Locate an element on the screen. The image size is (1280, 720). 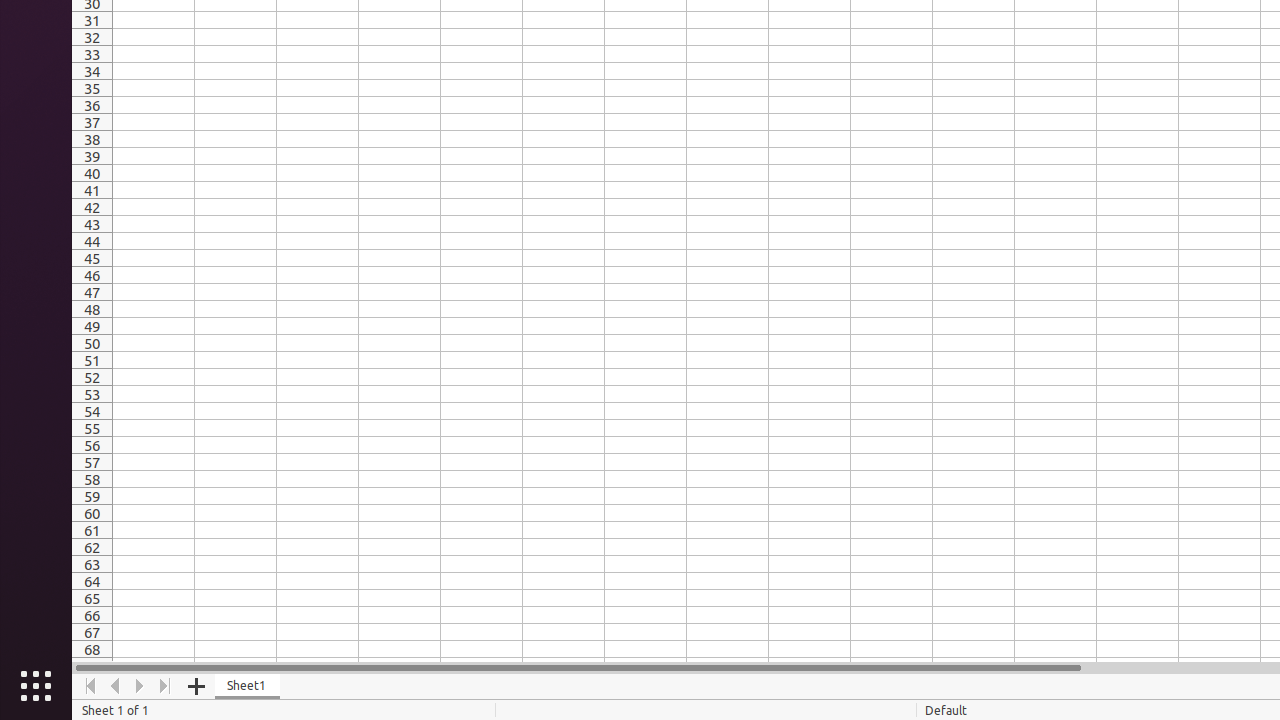
'Move Right' is located at coordinates (139, 685).